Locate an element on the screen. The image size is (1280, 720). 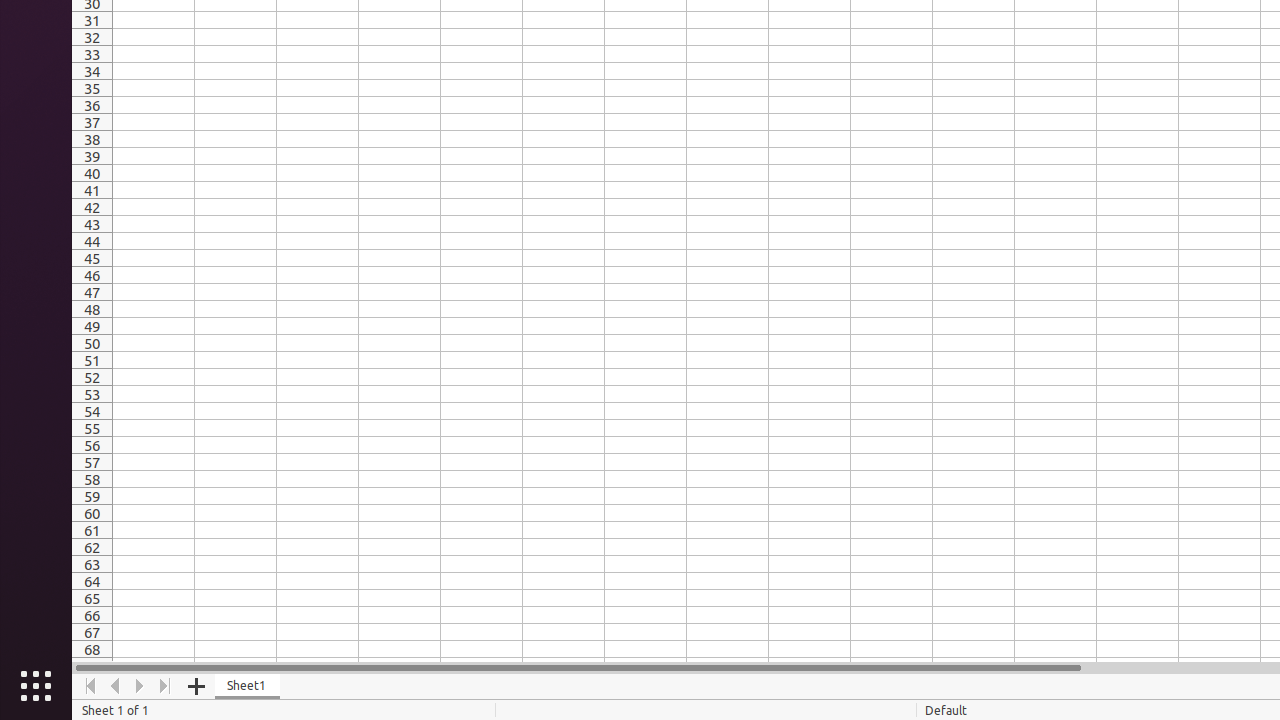
'Move Right' is located at coordinates (139, 685).